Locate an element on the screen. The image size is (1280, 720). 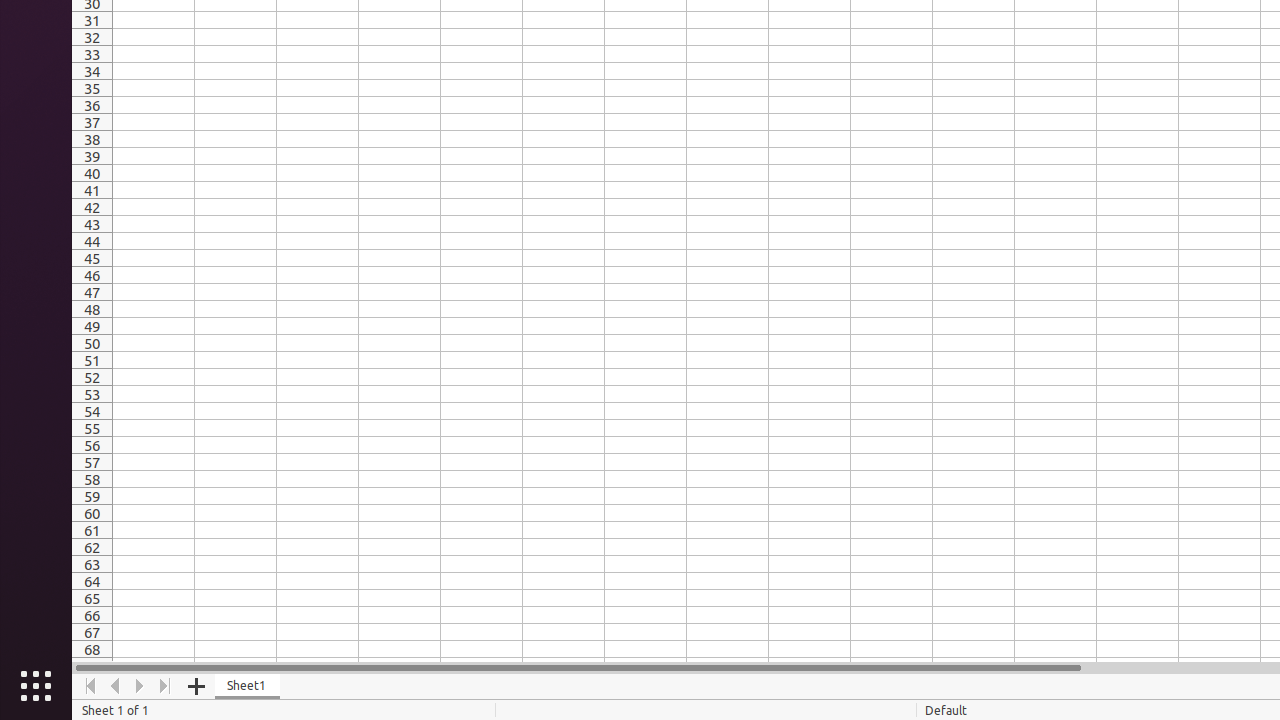
'Move Right' is located at coordinates (139, 685).